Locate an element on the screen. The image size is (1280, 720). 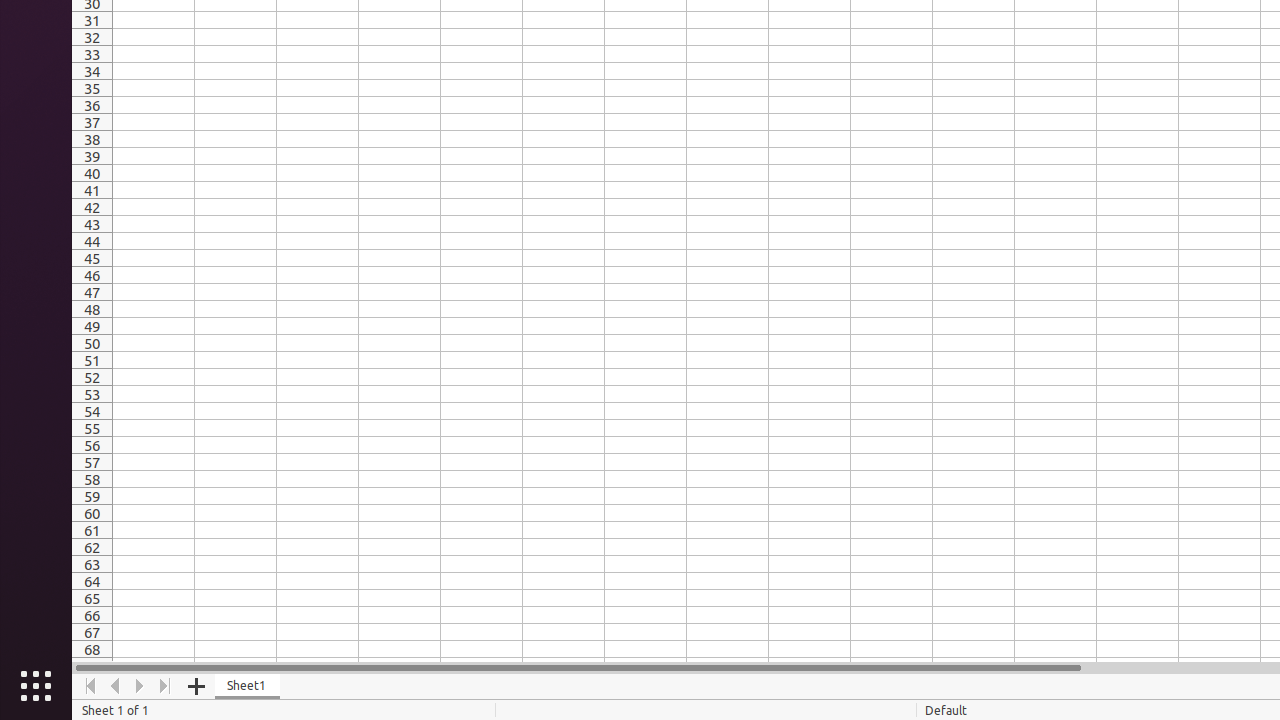
'Move Right' is located at coordinates (139, 685).